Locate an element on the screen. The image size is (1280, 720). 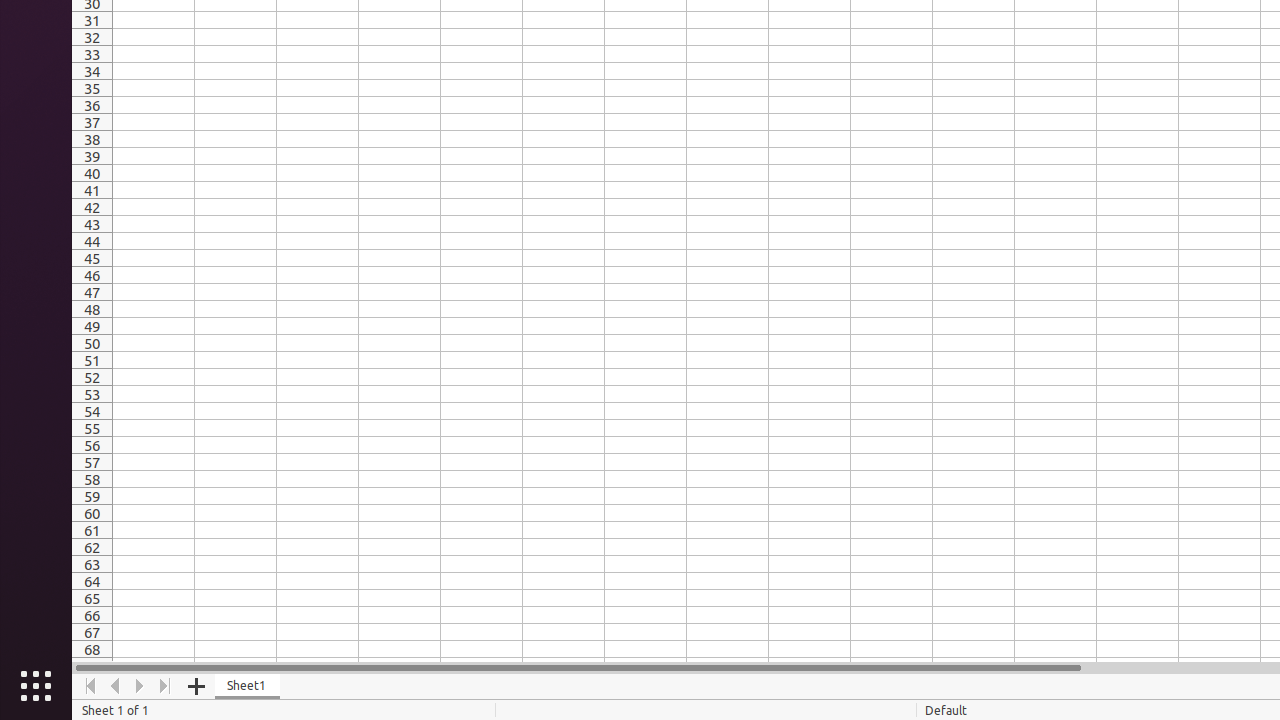
'Move Right' is located at coordinates (139, 685).